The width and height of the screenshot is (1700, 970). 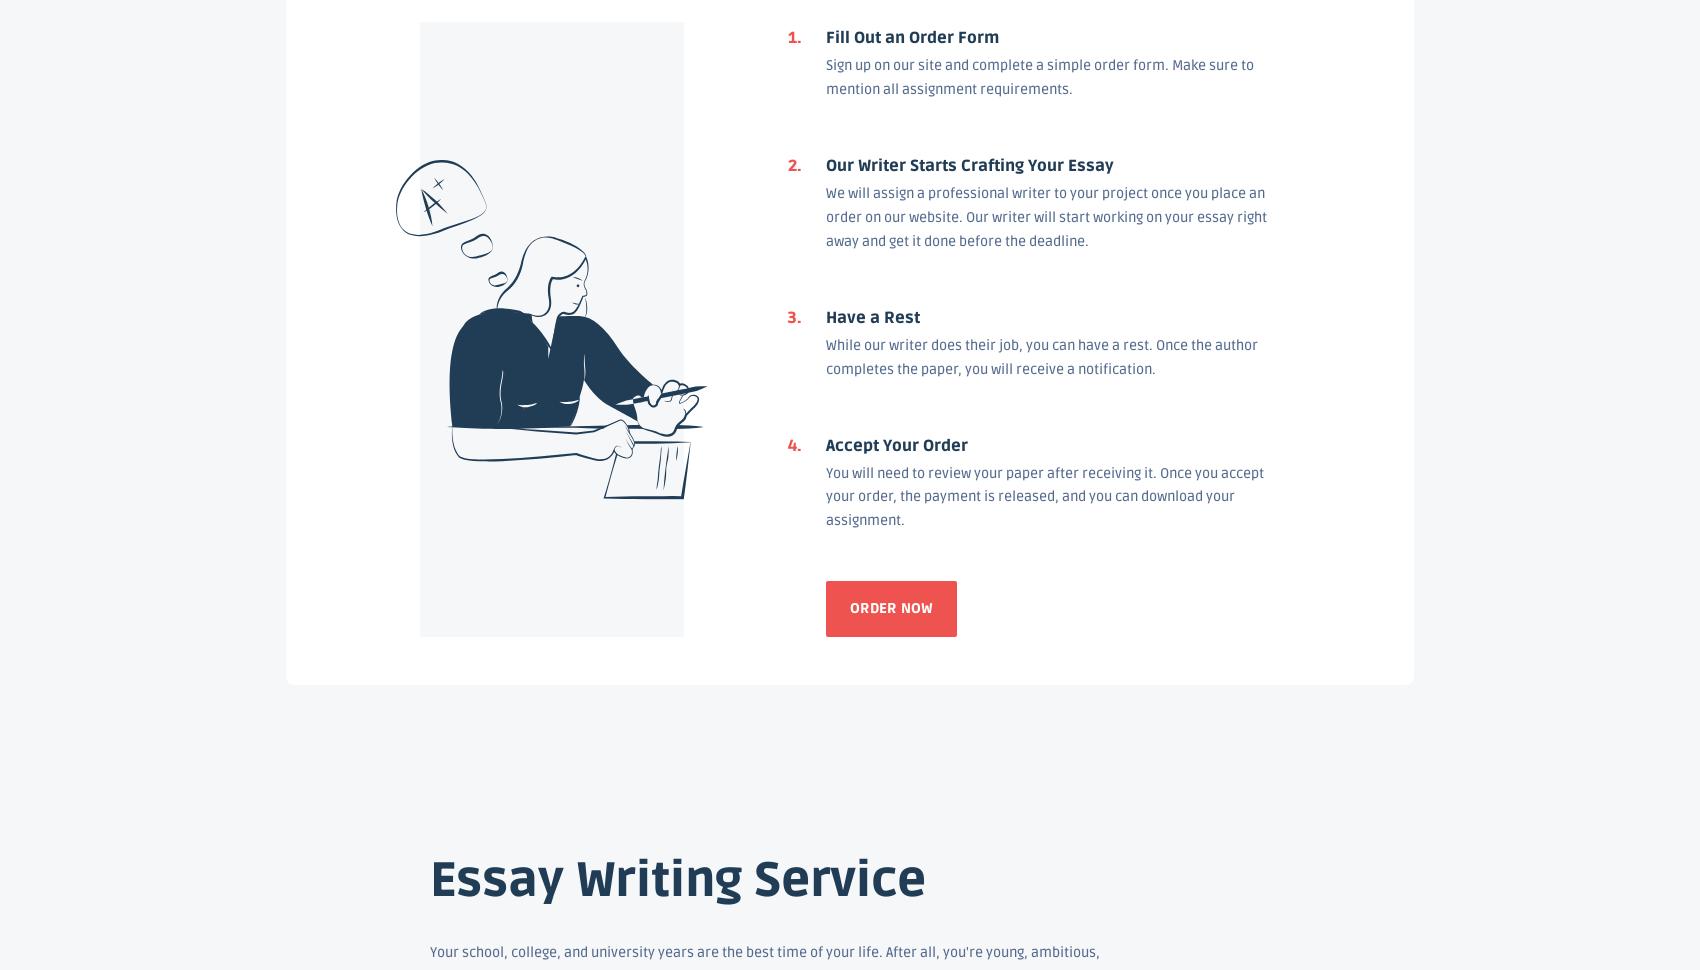 What do you see at coordinates (824, 36) in the screenshot?
I see `'Fill Out an Order Form'` at bounding box center [824, 36].